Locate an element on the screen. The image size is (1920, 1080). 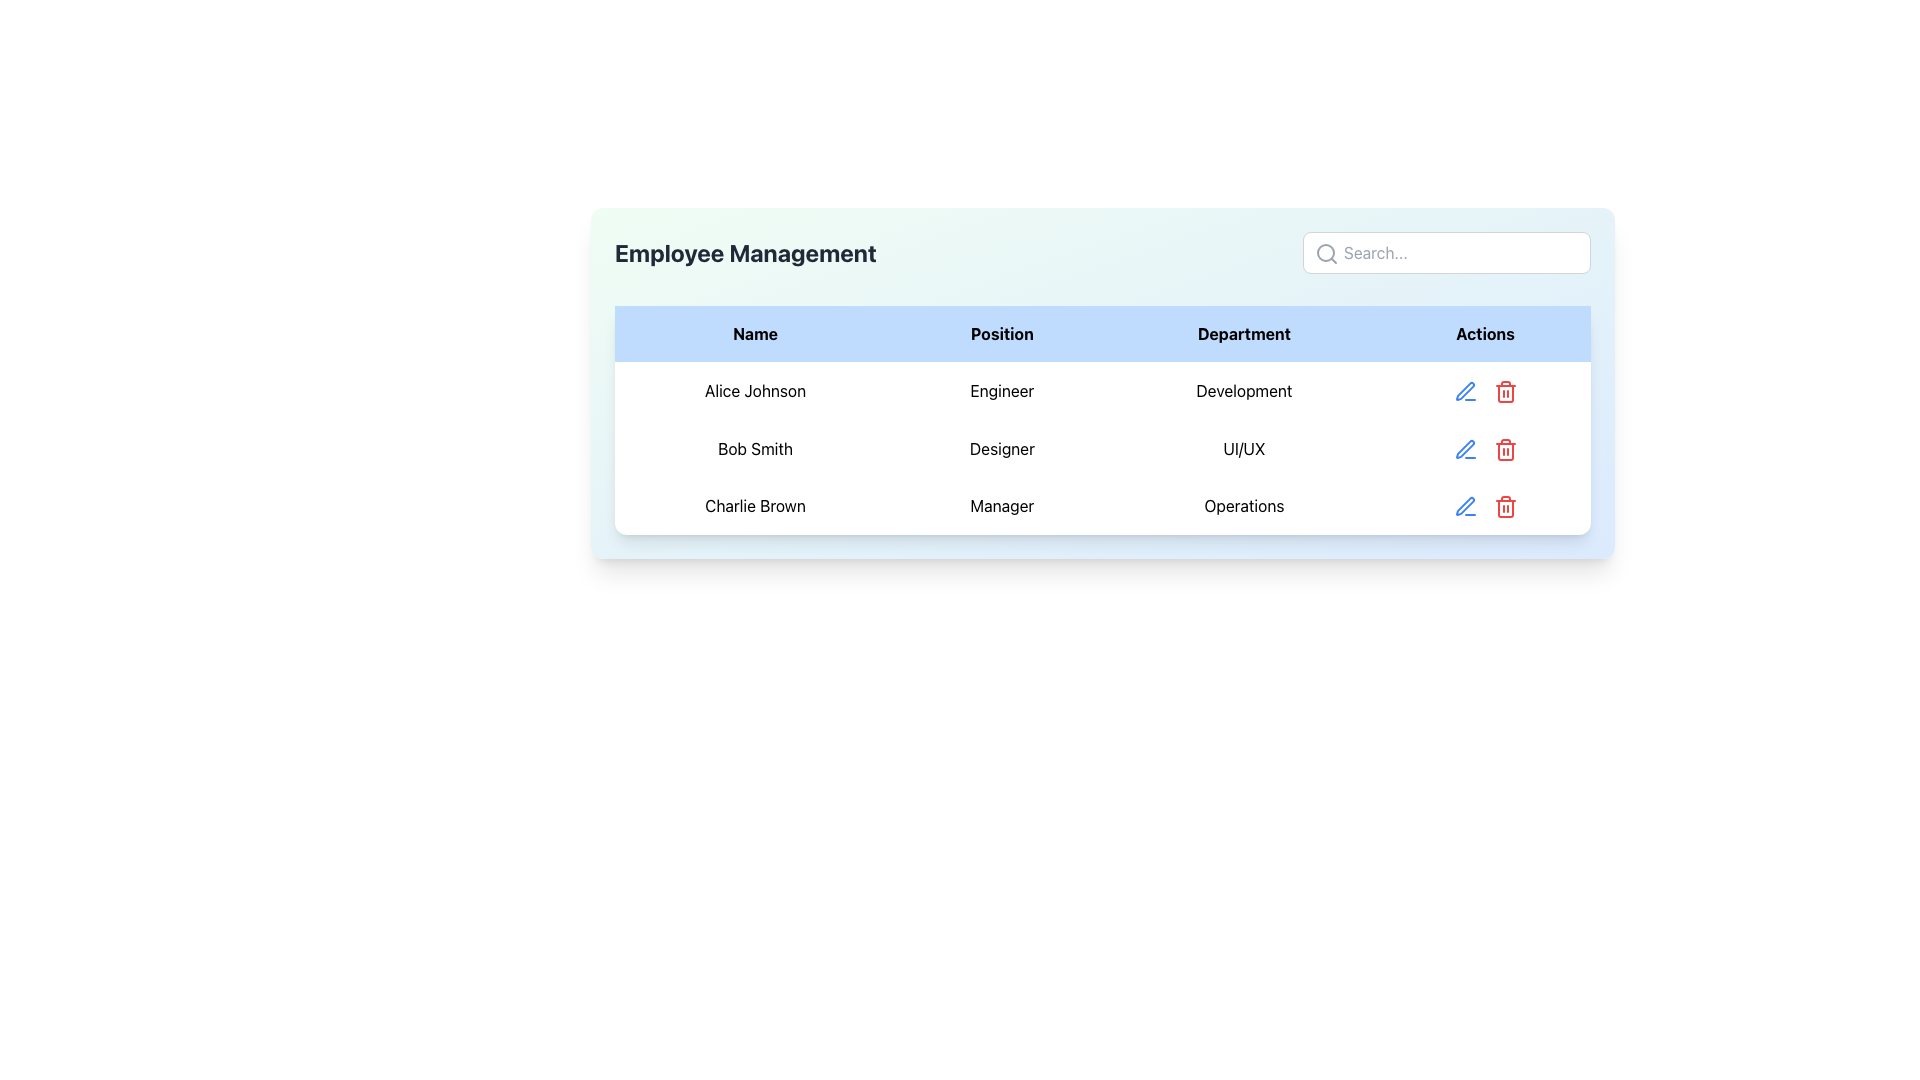
the static text label identifying 'Charlie Brown' in the third row of the 'Employee Management' table, which is adjacent to 'Manager' and 'Operations' is located at coordinates (754, 505).